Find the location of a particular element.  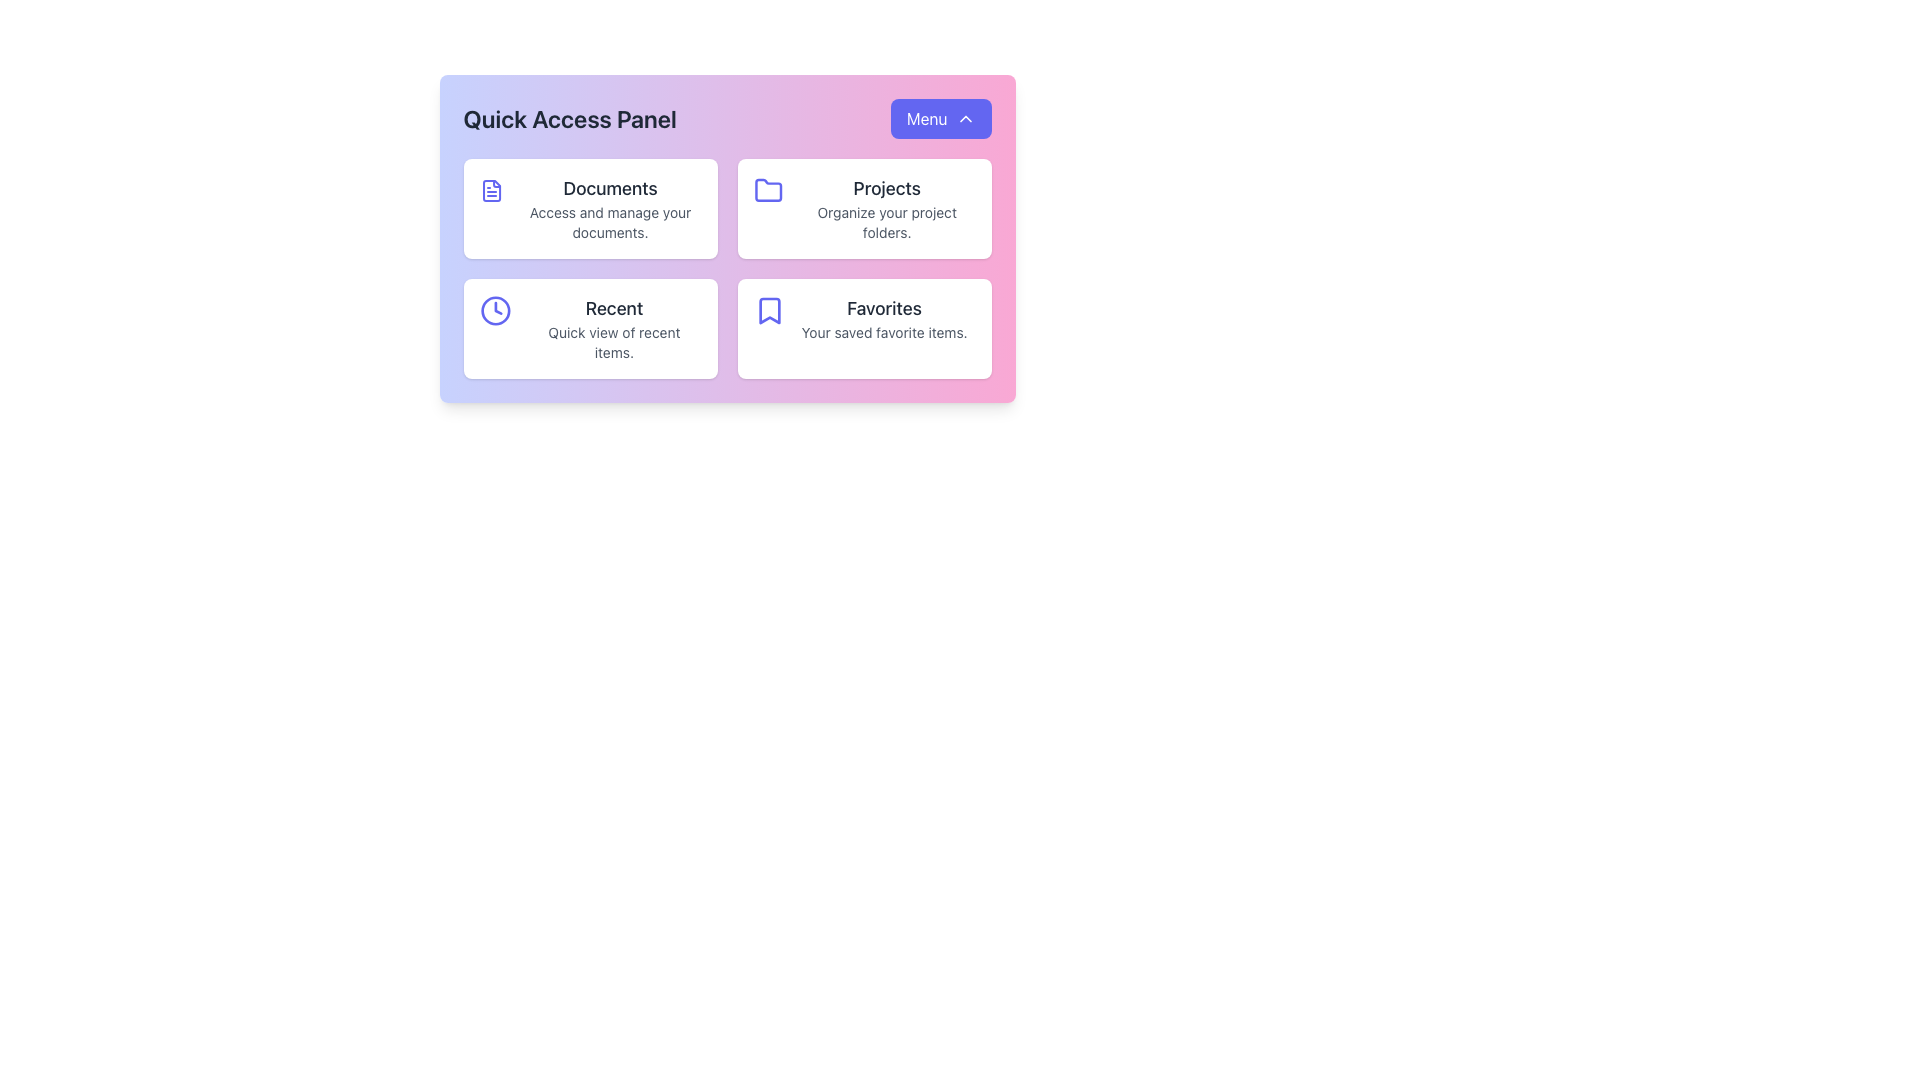

the descriptive text label located beneath the 'Favorites' header in the grid layout of the interface panel is located at coordinates (883, 331).